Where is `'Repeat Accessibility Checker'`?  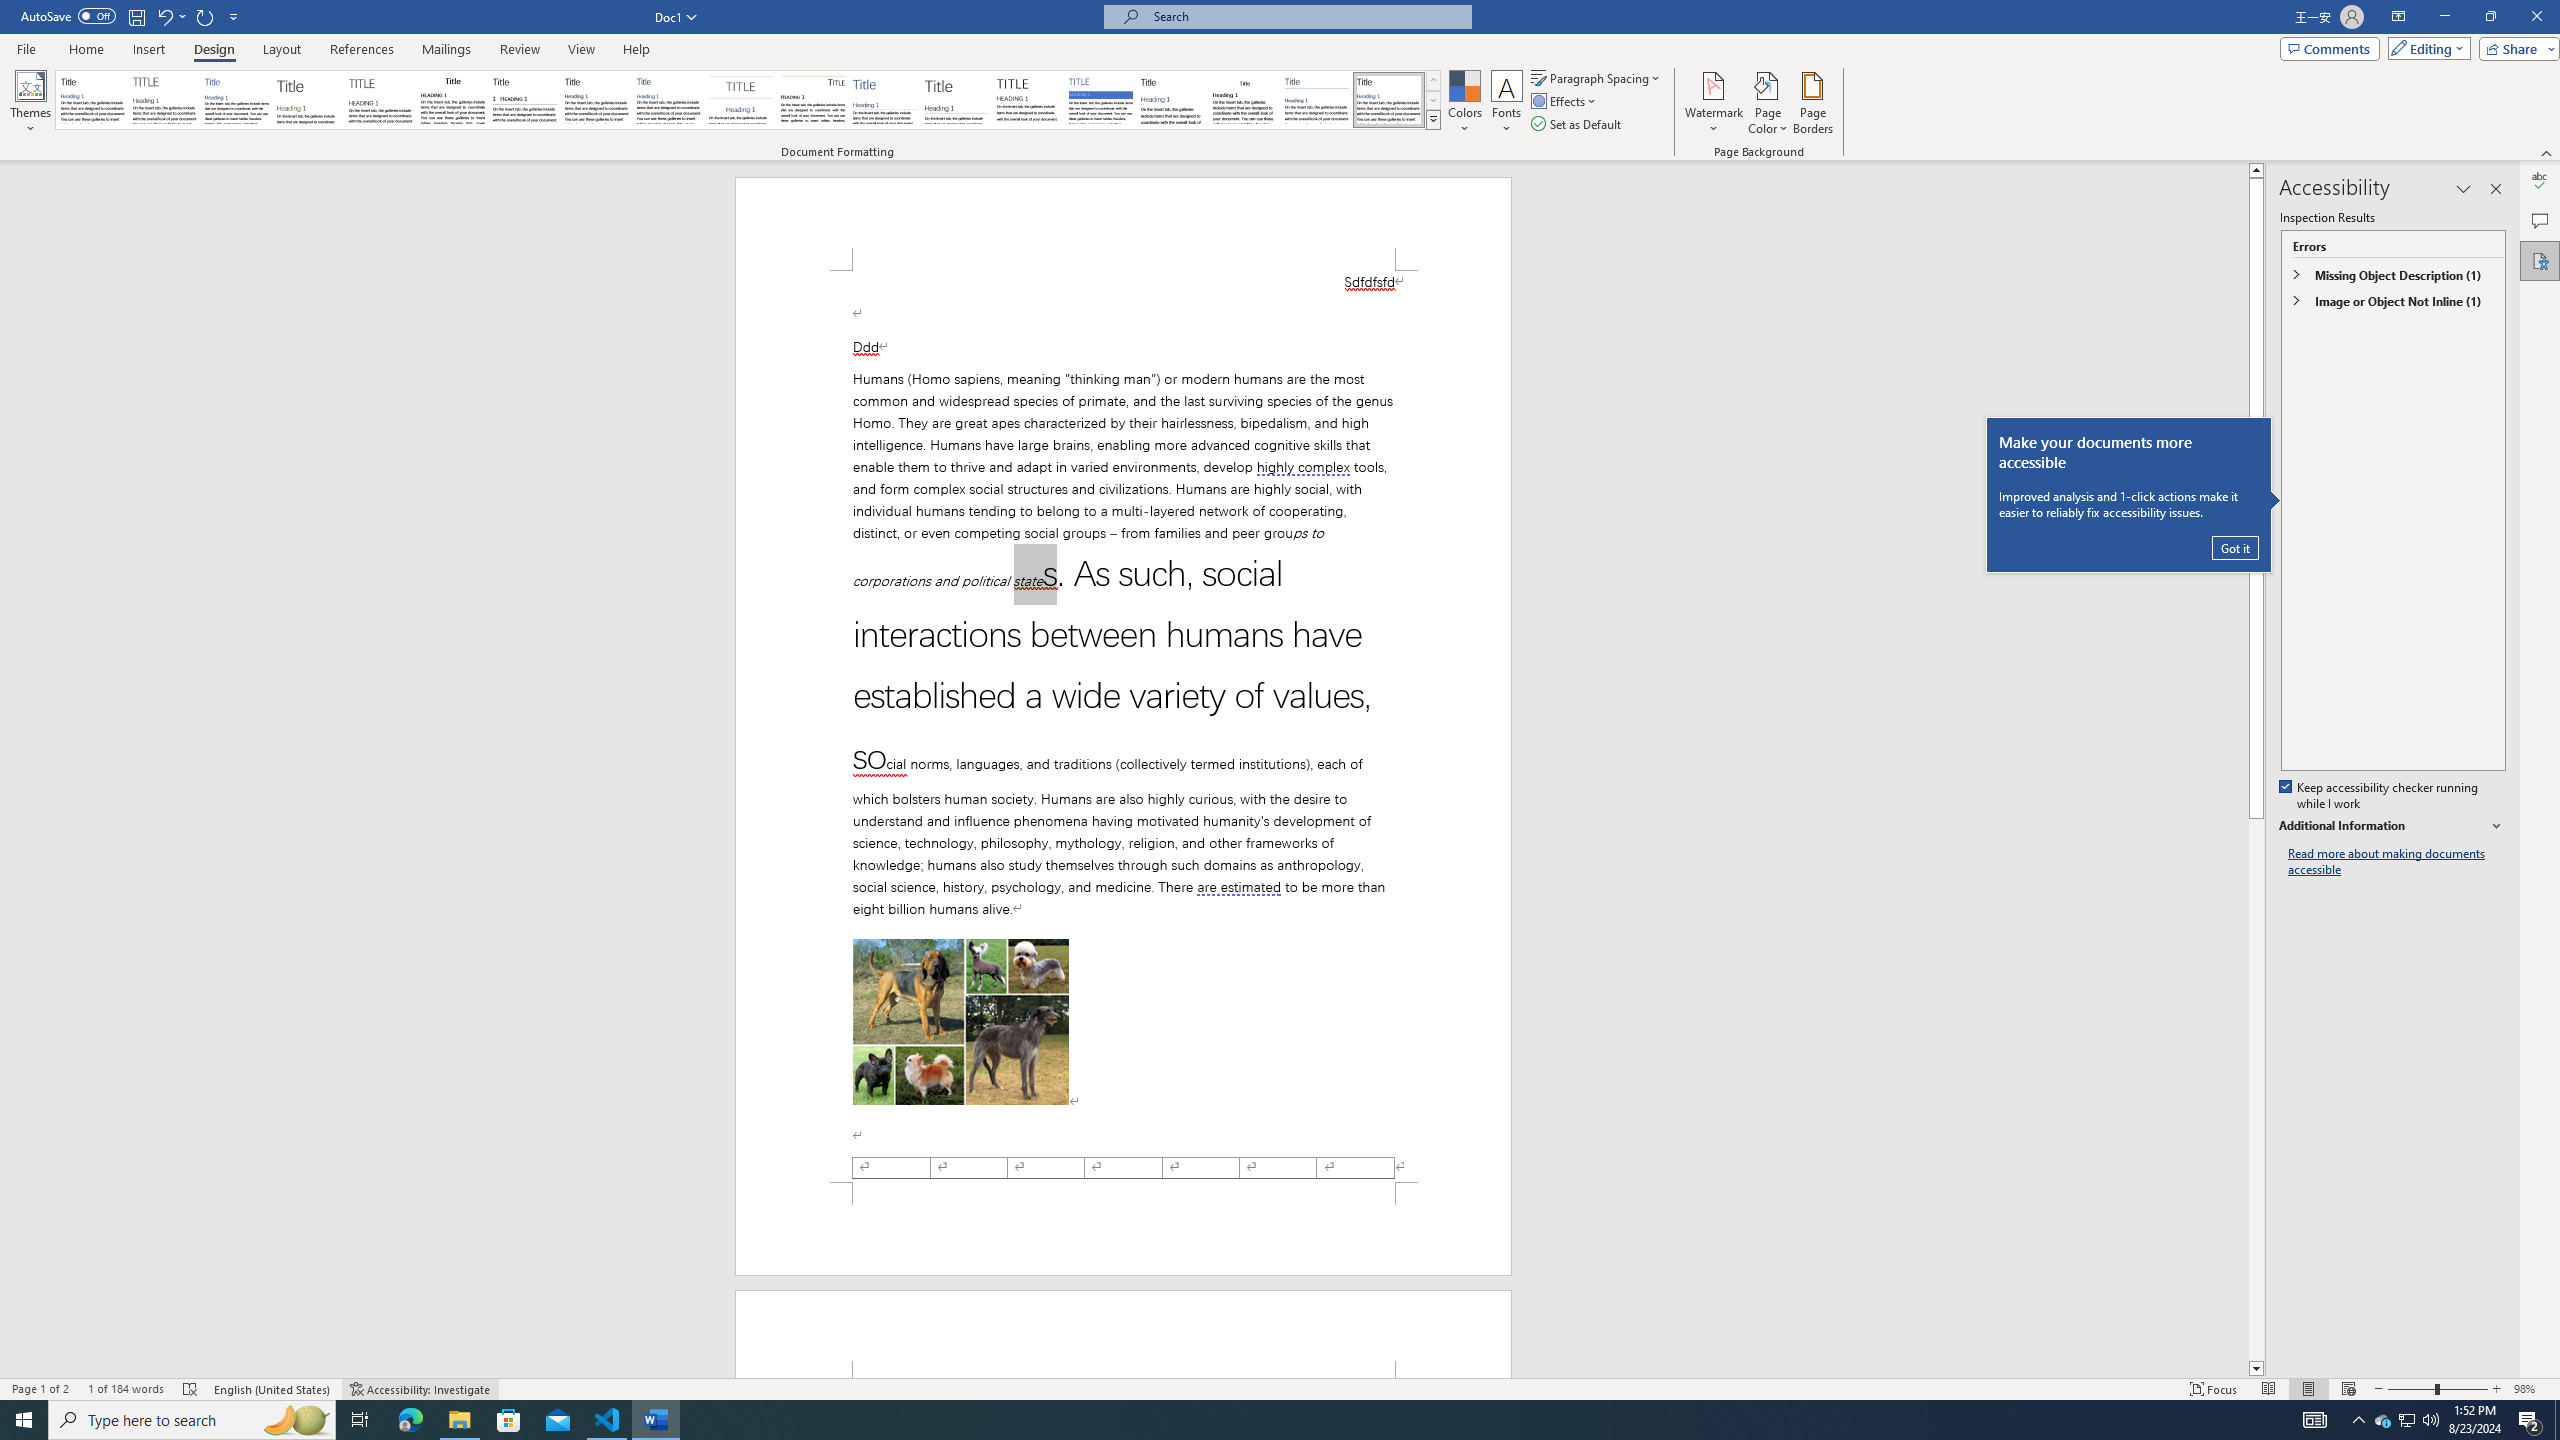 'Repeat Accessibility Checker' is located at coordinates (205, 15).